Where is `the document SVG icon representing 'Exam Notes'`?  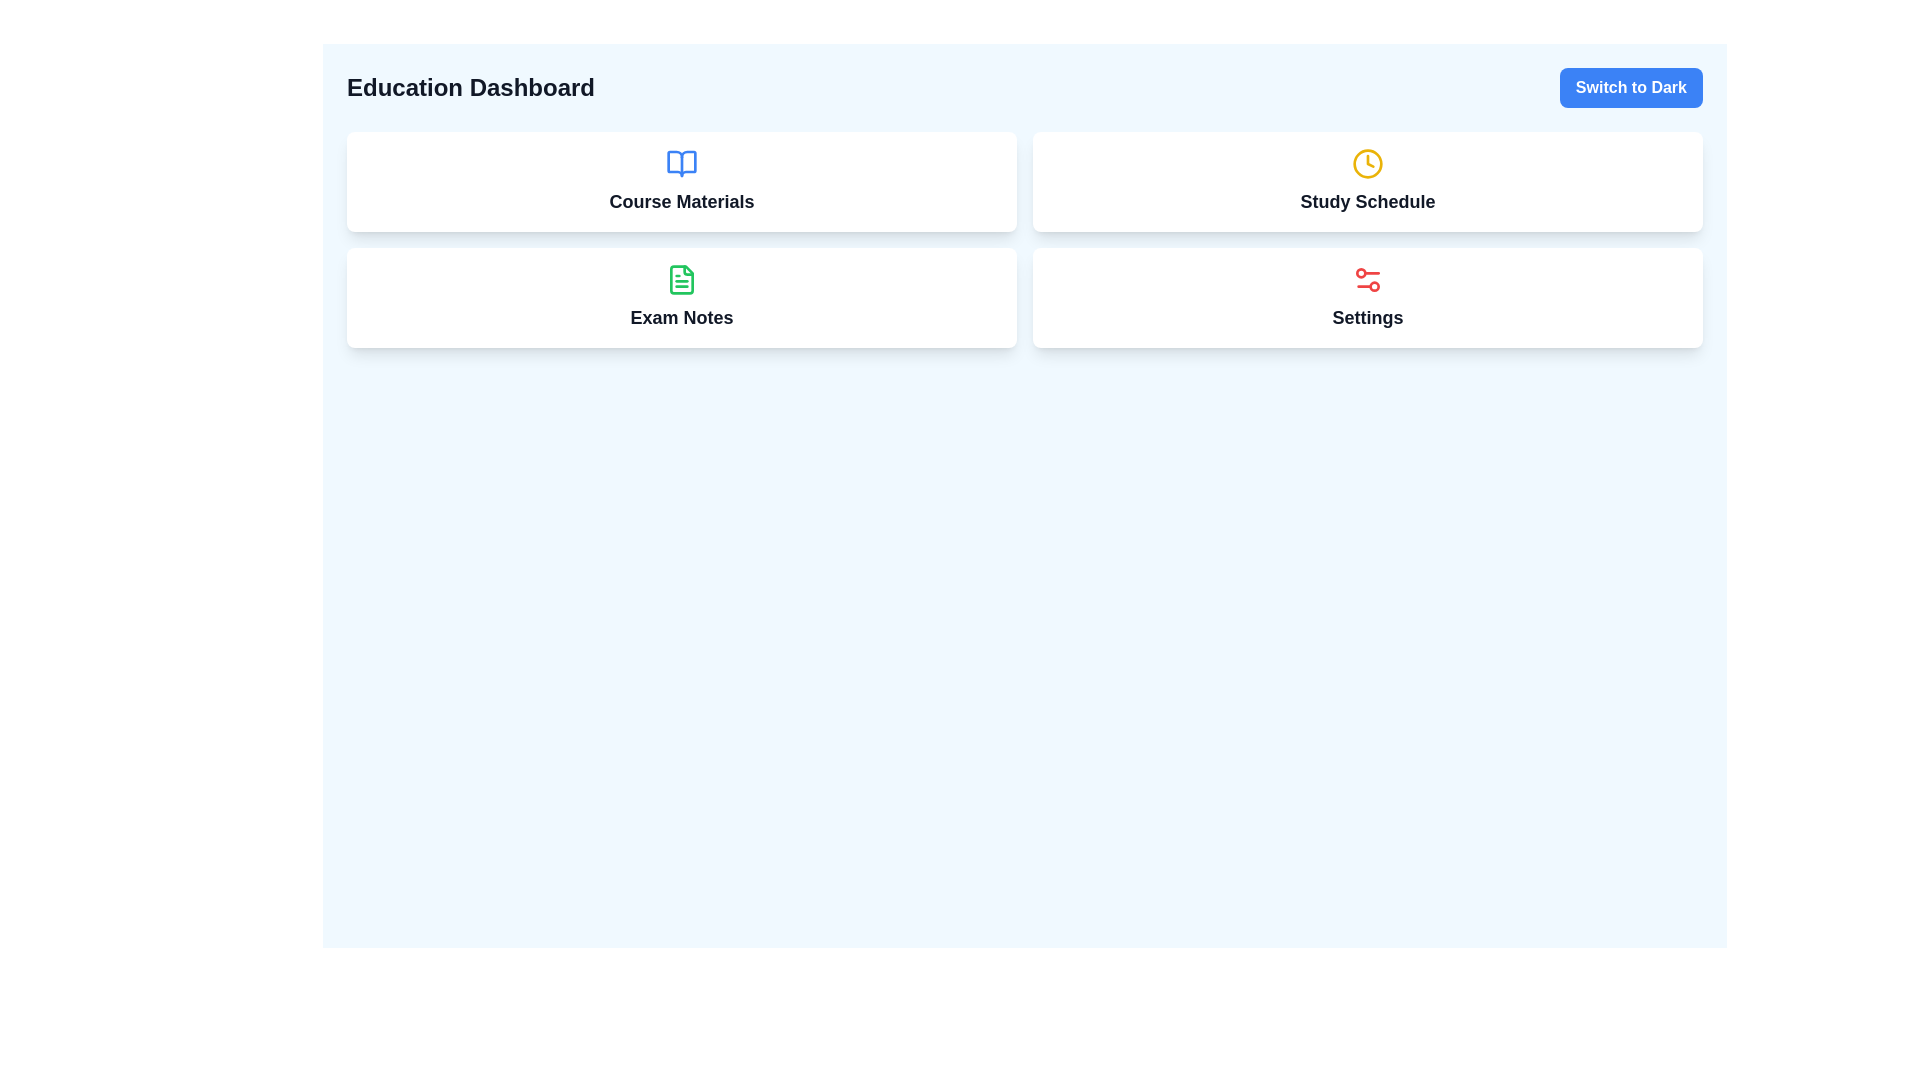 the document SVG icon representing 'Exam Notes' is located at coordinates (681, 280).